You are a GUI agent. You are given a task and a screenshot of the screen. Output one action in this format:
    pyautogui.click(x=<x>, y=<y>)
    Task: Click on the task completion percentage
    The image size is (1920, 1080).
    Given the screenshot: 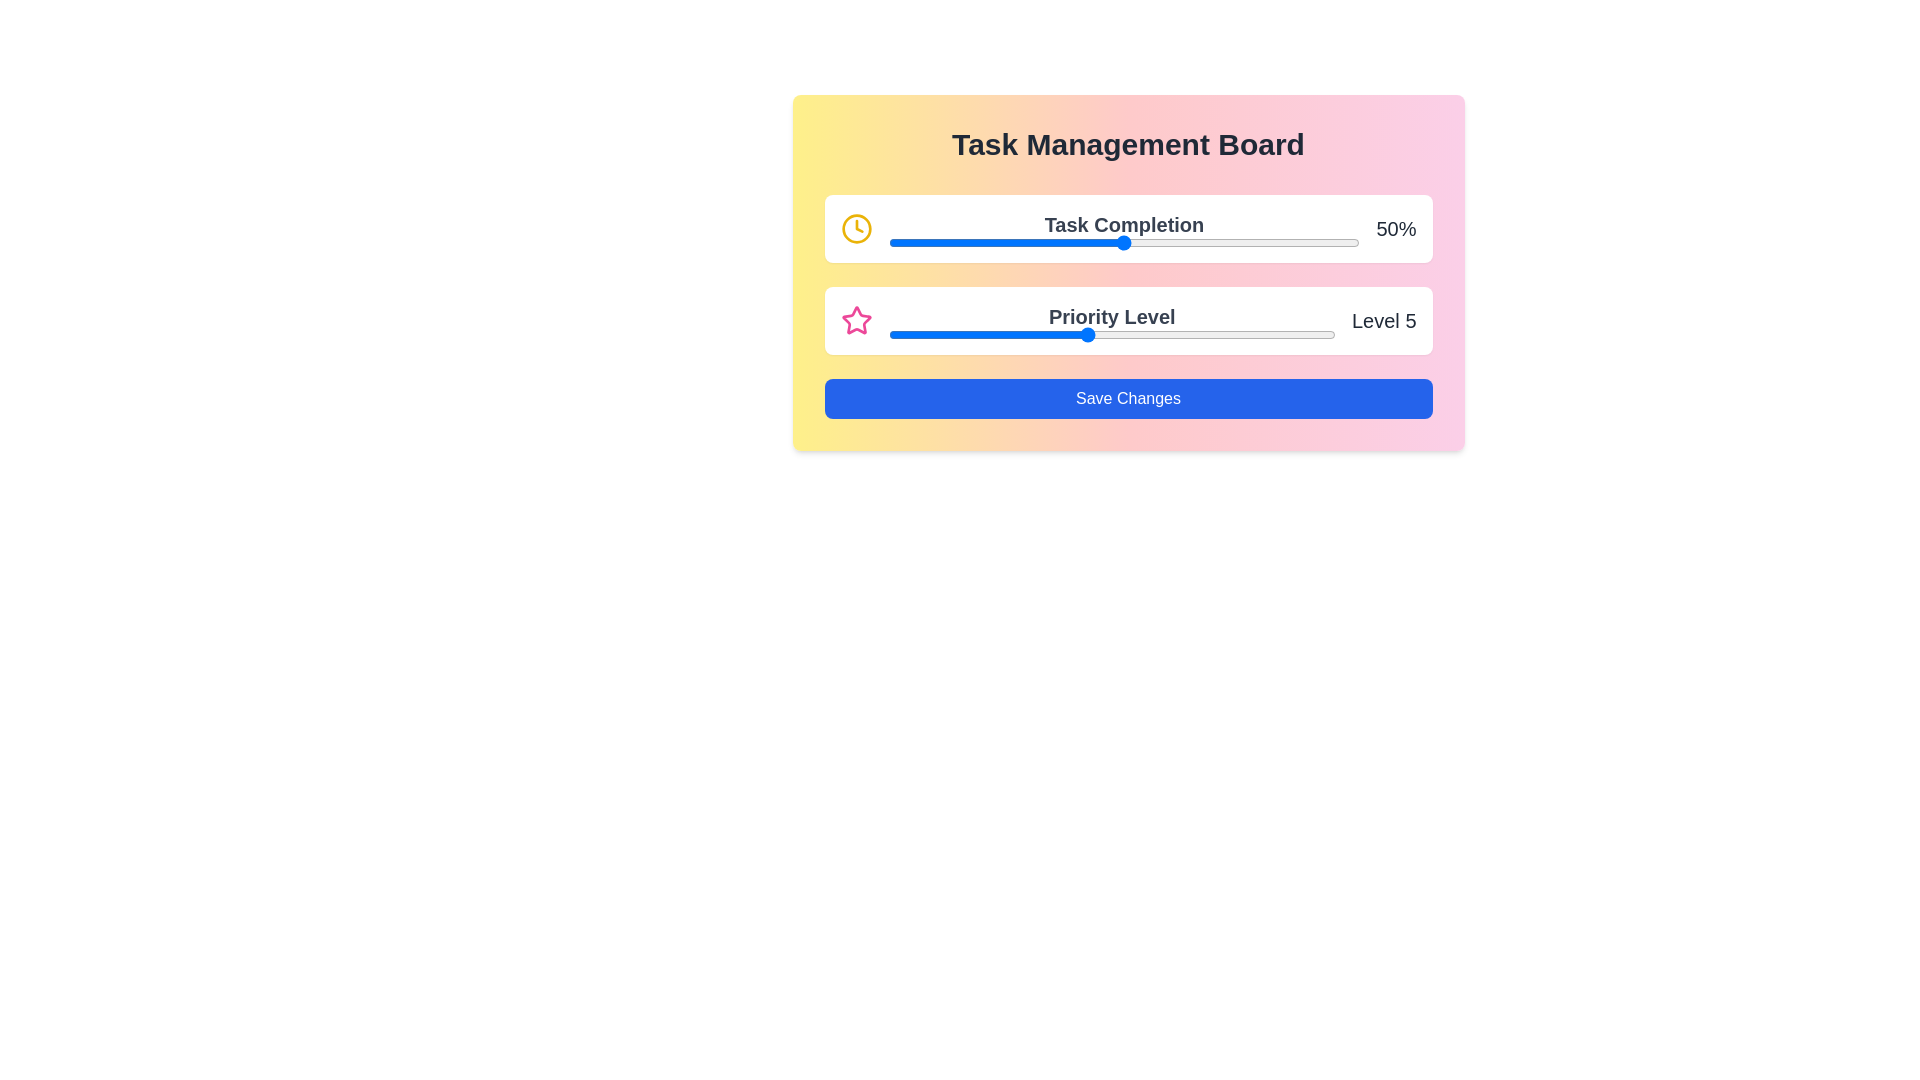 What is the action you would take?
    pyautogui.click(x=1047, y=242)
    